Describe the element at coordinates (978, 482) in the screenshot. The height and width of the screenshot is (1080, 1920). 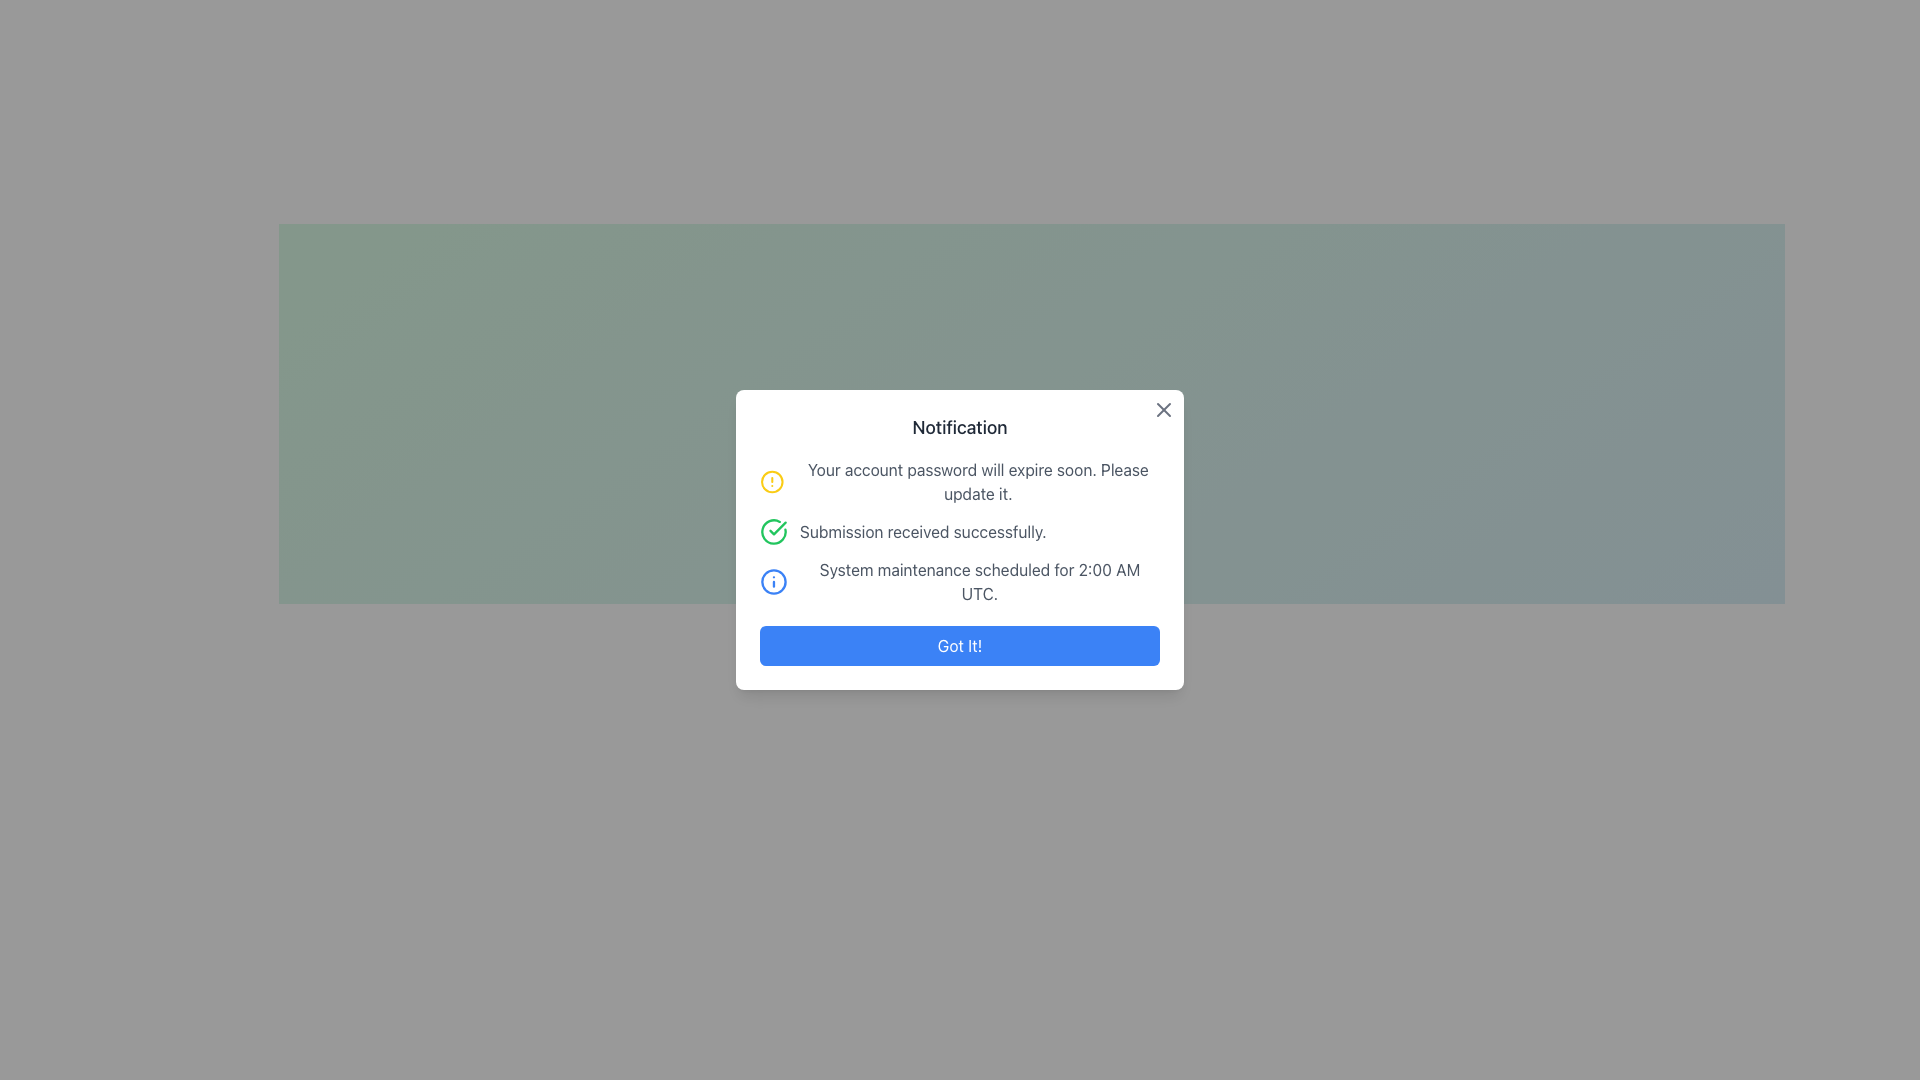
I see `text label displaying the message 'Your account password will expire soon. Please update it.' which is part of a notification modal` at that location.